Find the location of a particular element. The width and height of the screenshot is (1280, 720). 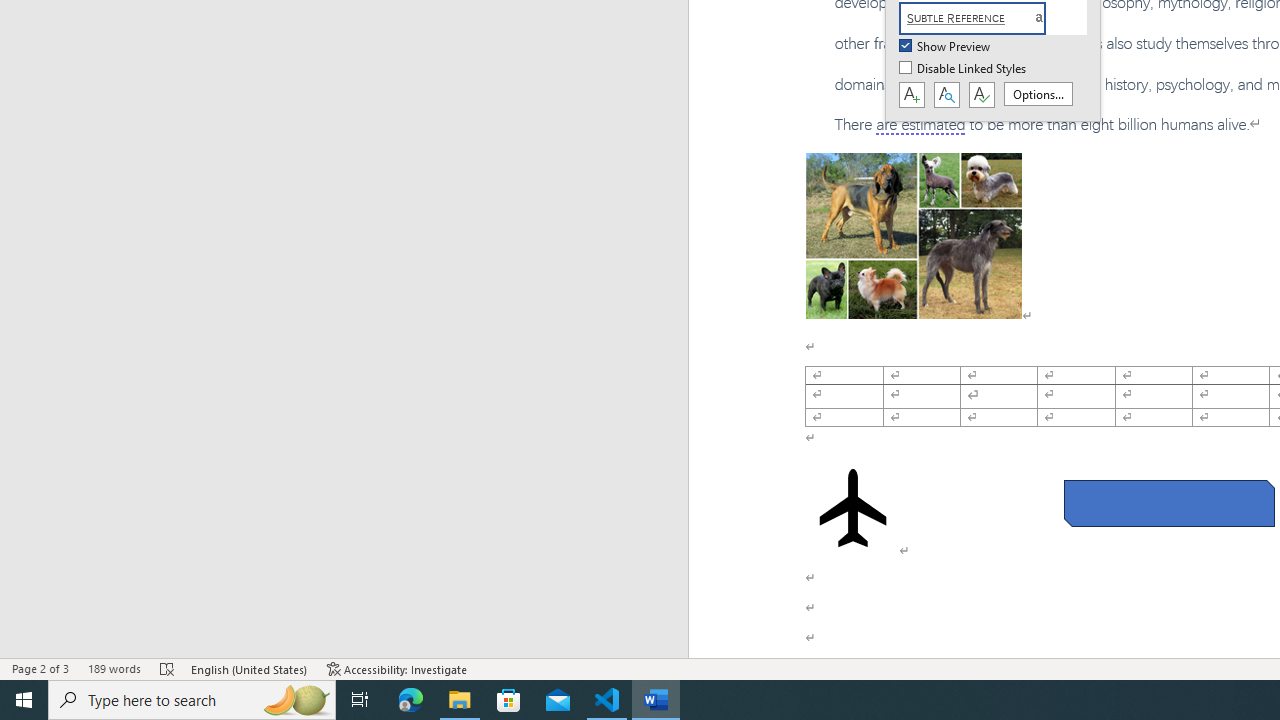

'Class: NetUIButton' is located at coordinates (981, 95).